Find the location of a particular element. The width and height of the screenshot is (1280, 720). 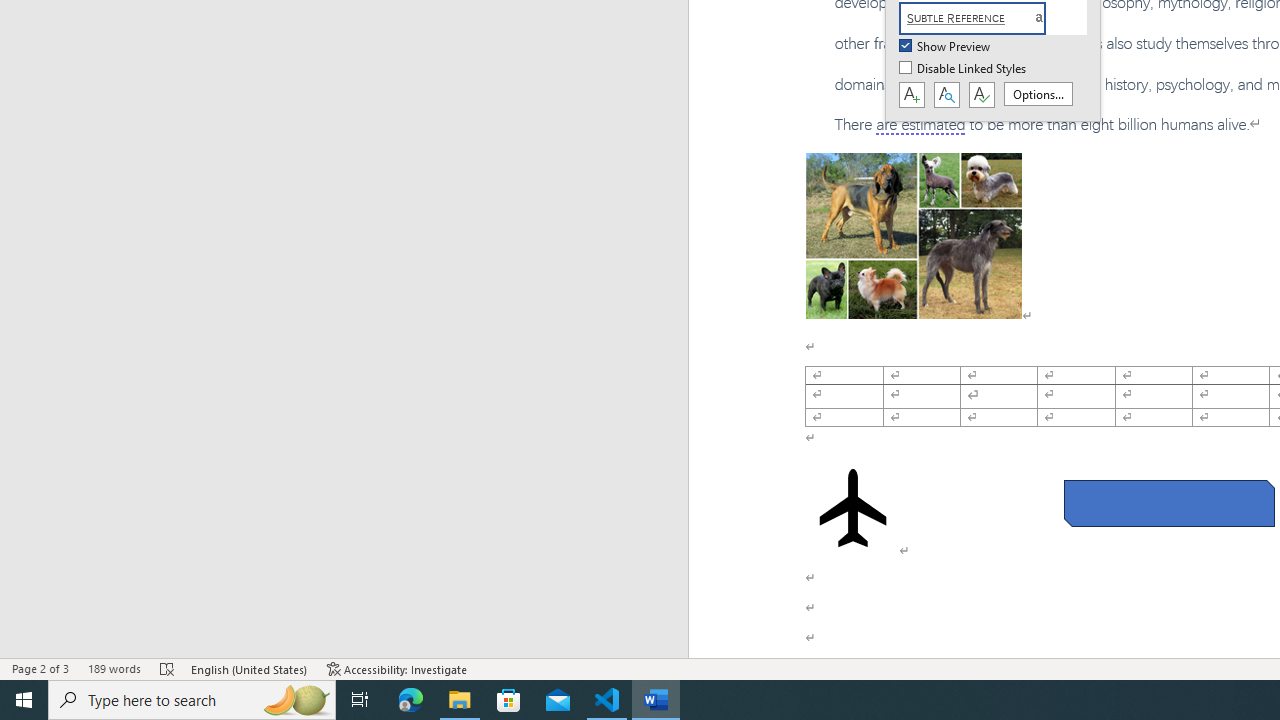

'Class: NetUIButton' is located at coordinates (981, 95).